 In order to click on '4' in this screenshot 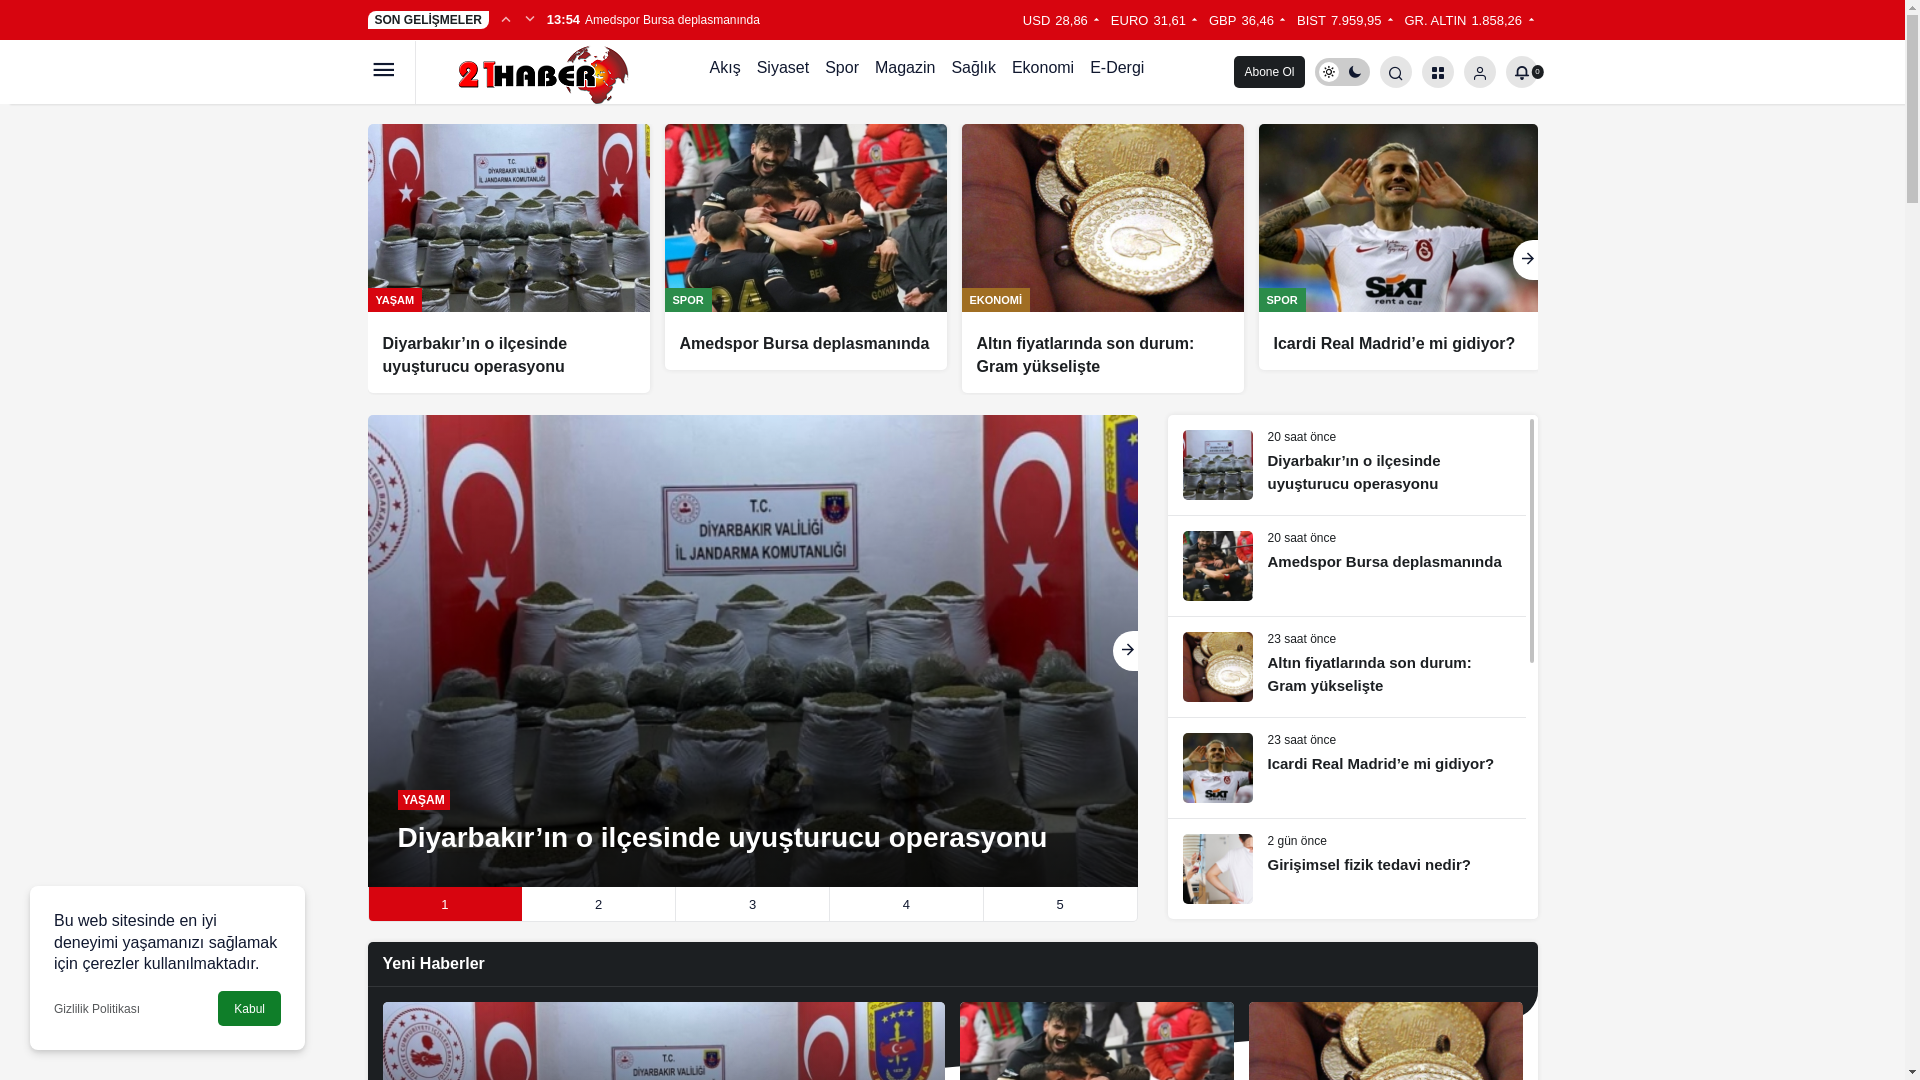, I will do `click(901, 904)`.